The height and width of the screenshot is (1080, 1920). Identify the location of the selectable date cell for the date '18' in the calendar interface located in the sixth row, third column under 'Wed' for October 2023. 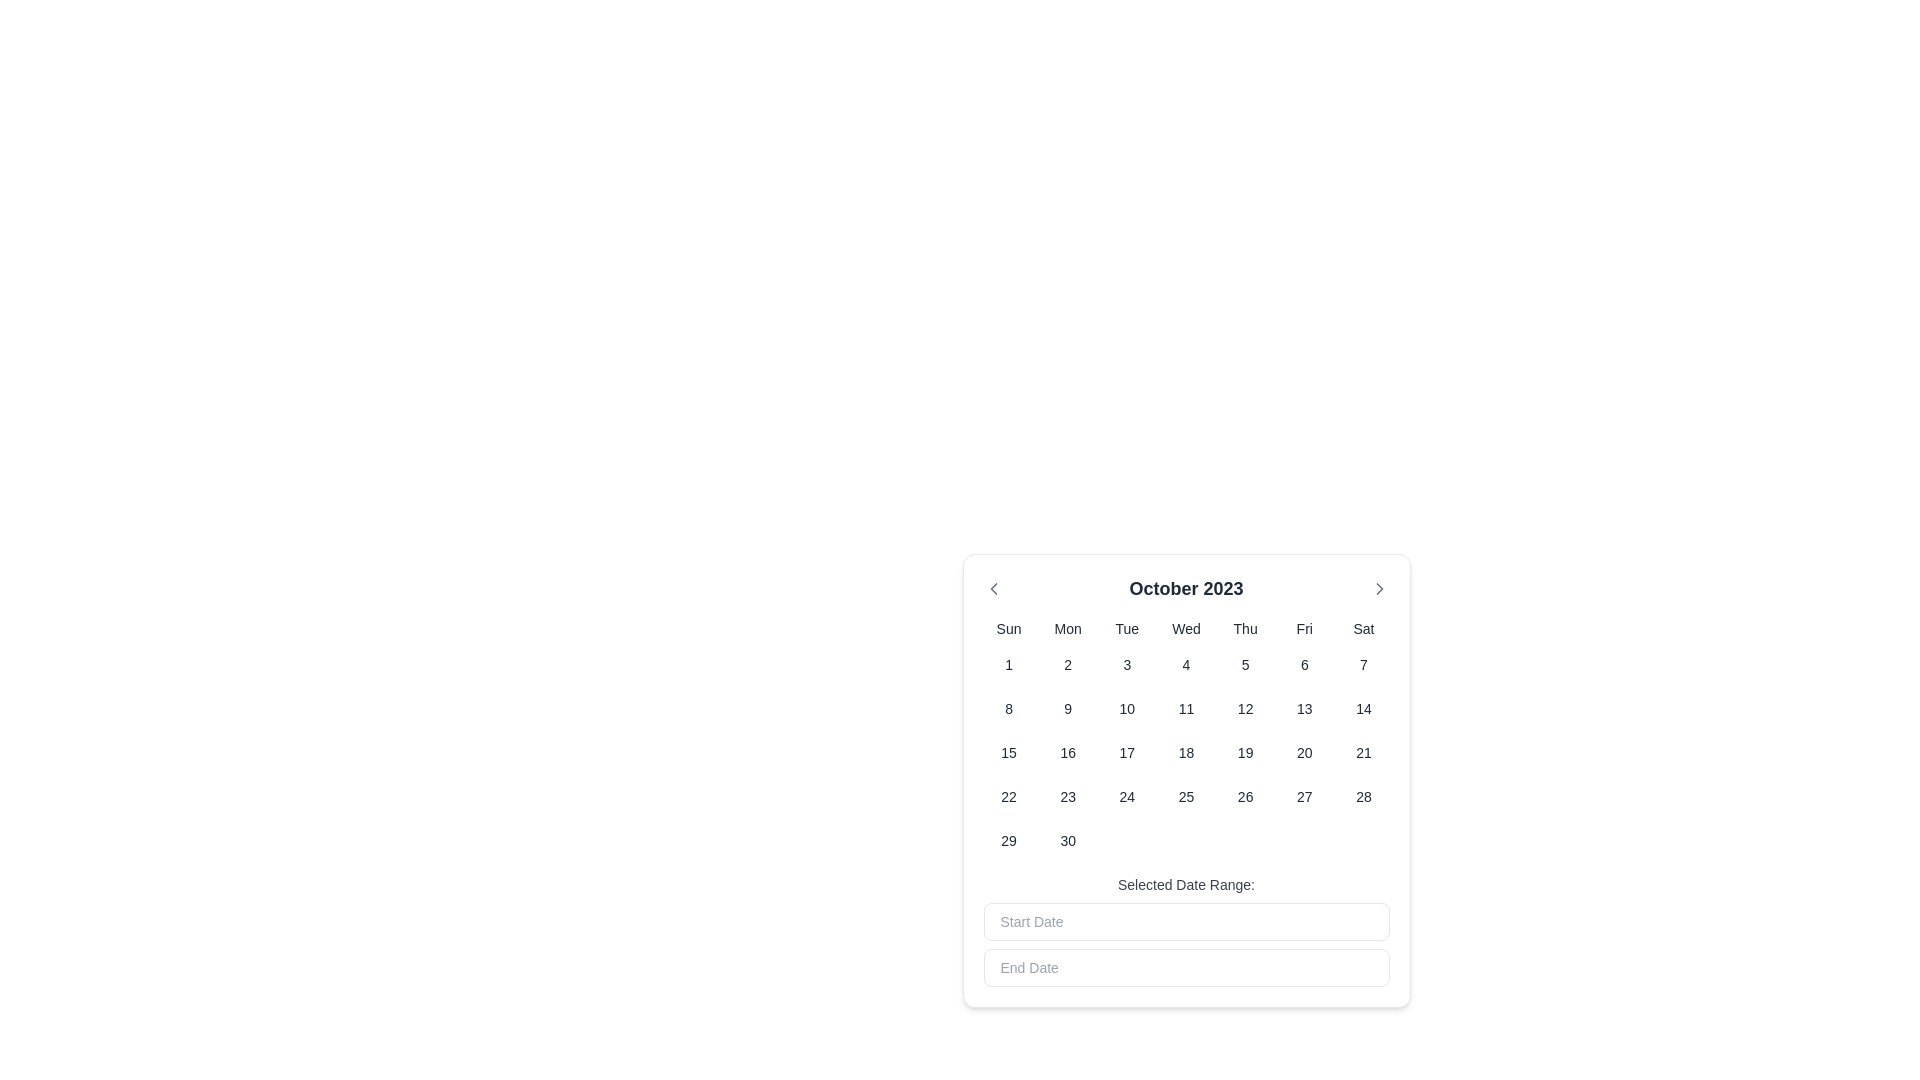
(1186, 752).